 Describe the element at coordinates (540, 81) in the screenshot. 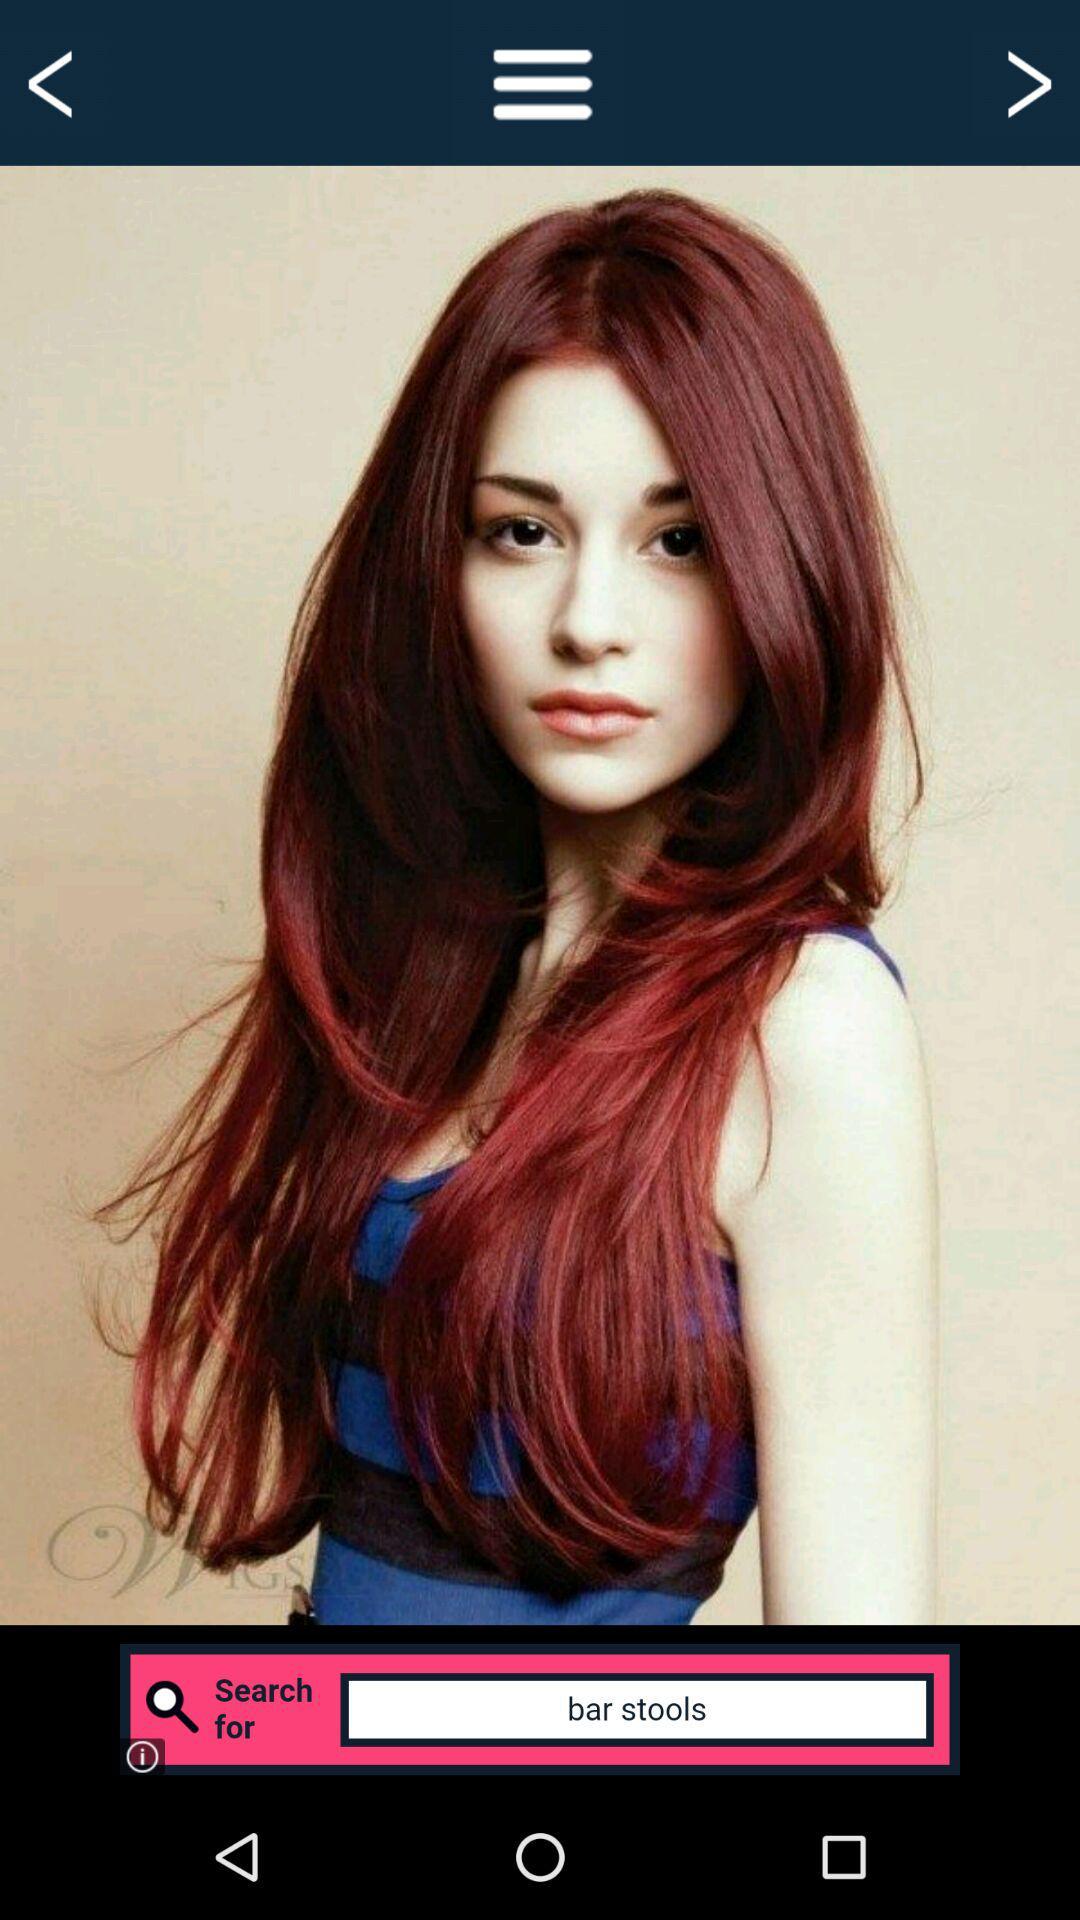

I see `menu dropdown` at that location.